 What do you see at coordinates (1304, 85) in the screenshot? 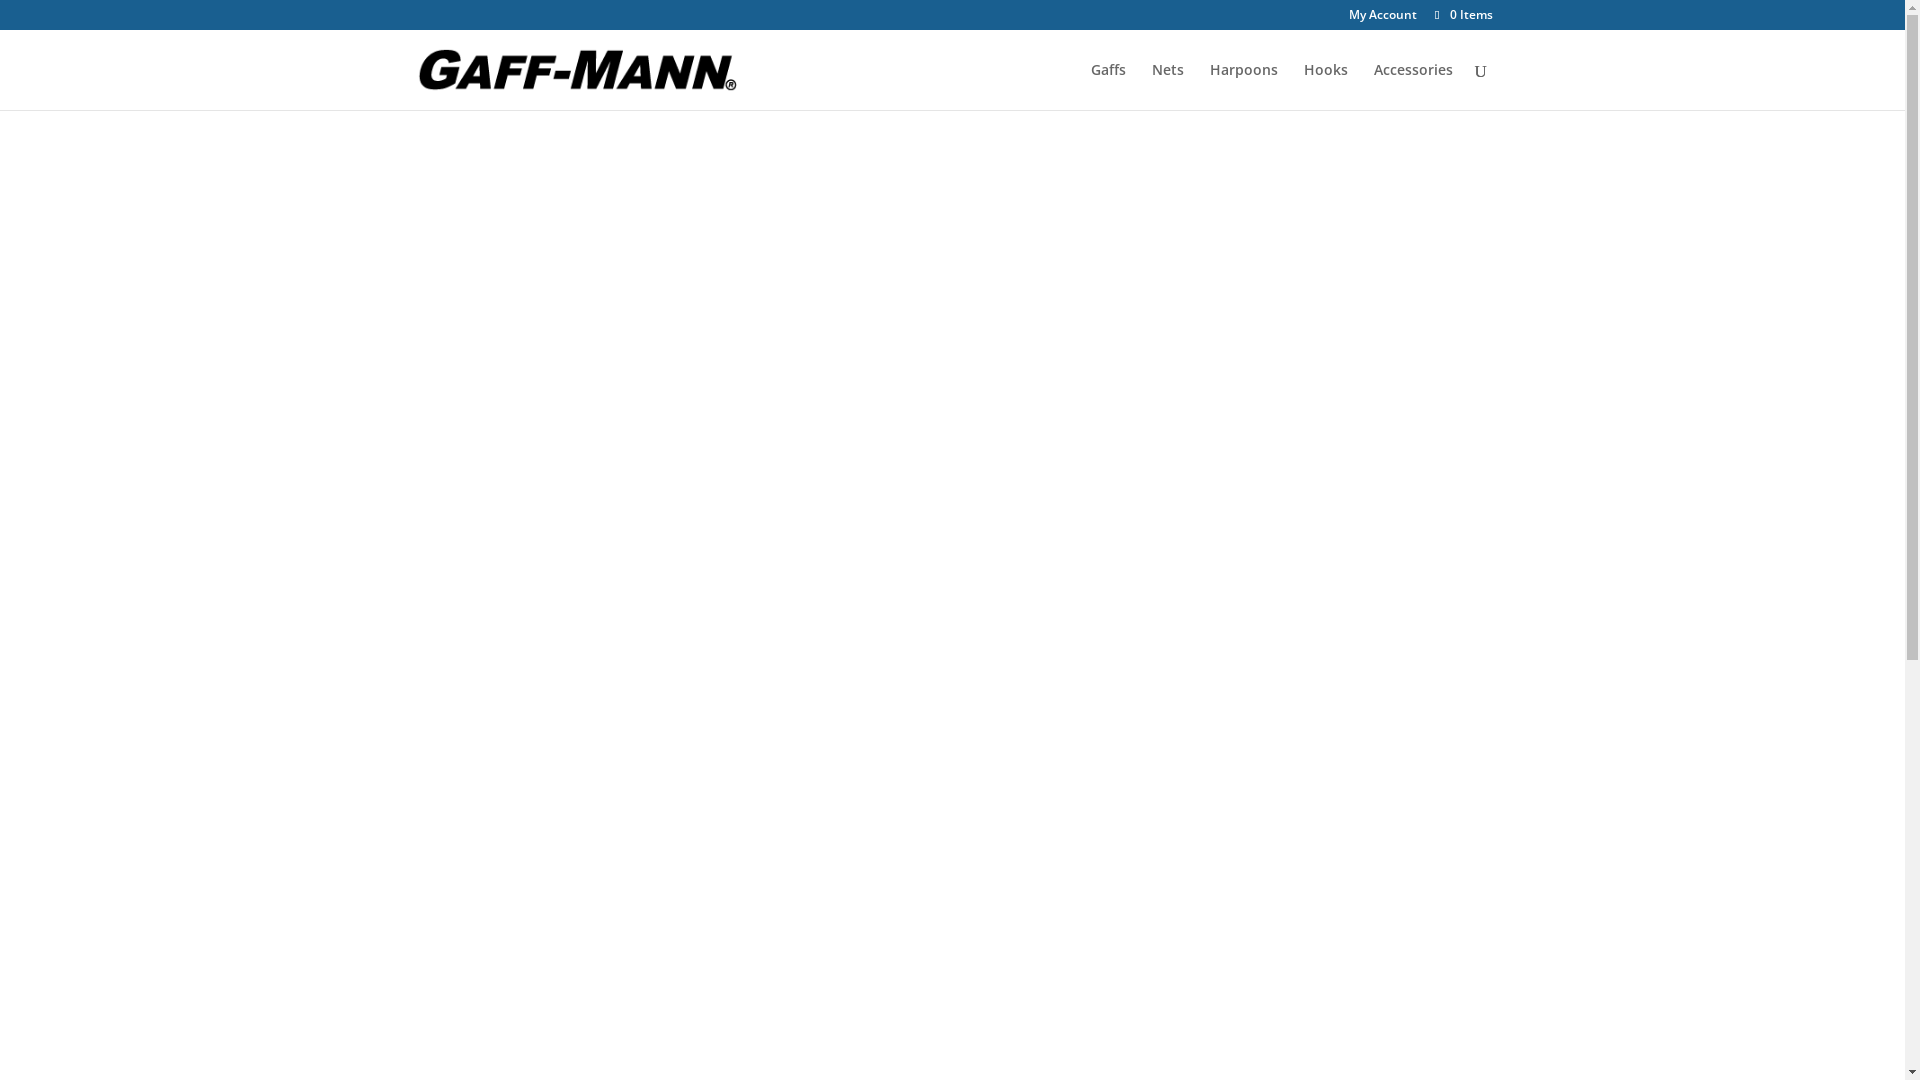
I see `'Hooks'` at bounding box center [1304, 85].